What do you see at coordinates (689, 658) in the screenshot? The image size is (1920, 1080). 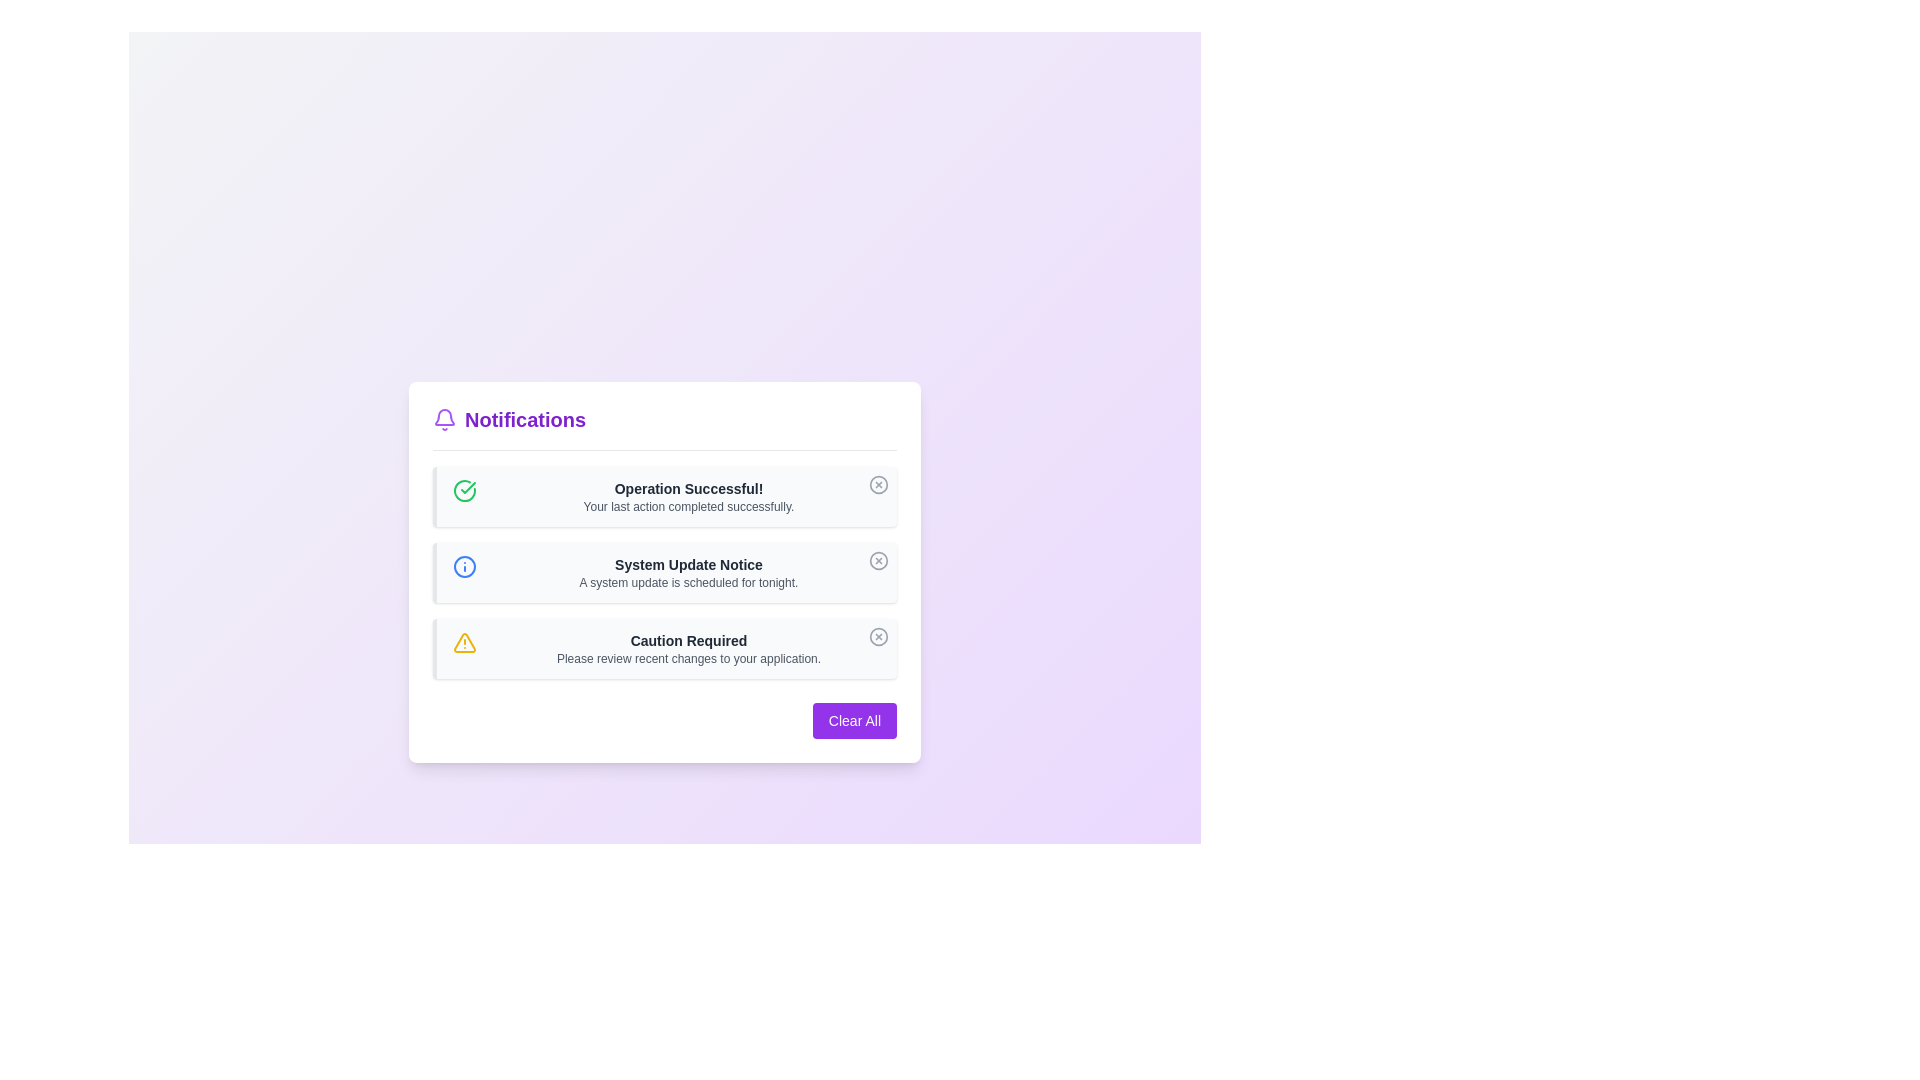 I see `the static text label that reads 'Please review recent changes to your application.' which is located below 'Caution Required' in the third notification box` at bounding box center [689, 658].